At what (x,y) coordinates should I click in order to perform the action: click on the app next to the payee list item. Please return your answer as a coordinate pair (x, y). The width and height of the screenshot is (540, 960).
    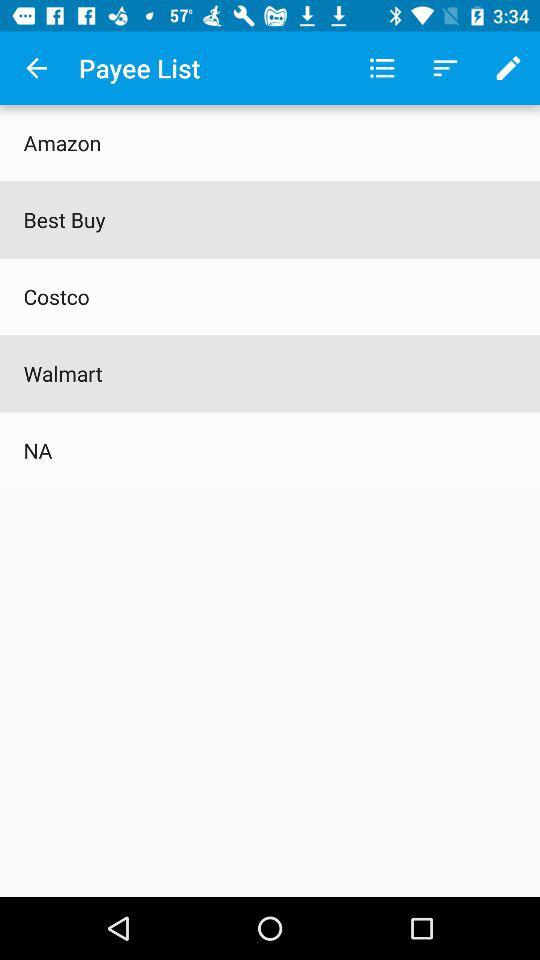
    Looking at the image, I should click on (382, 68).